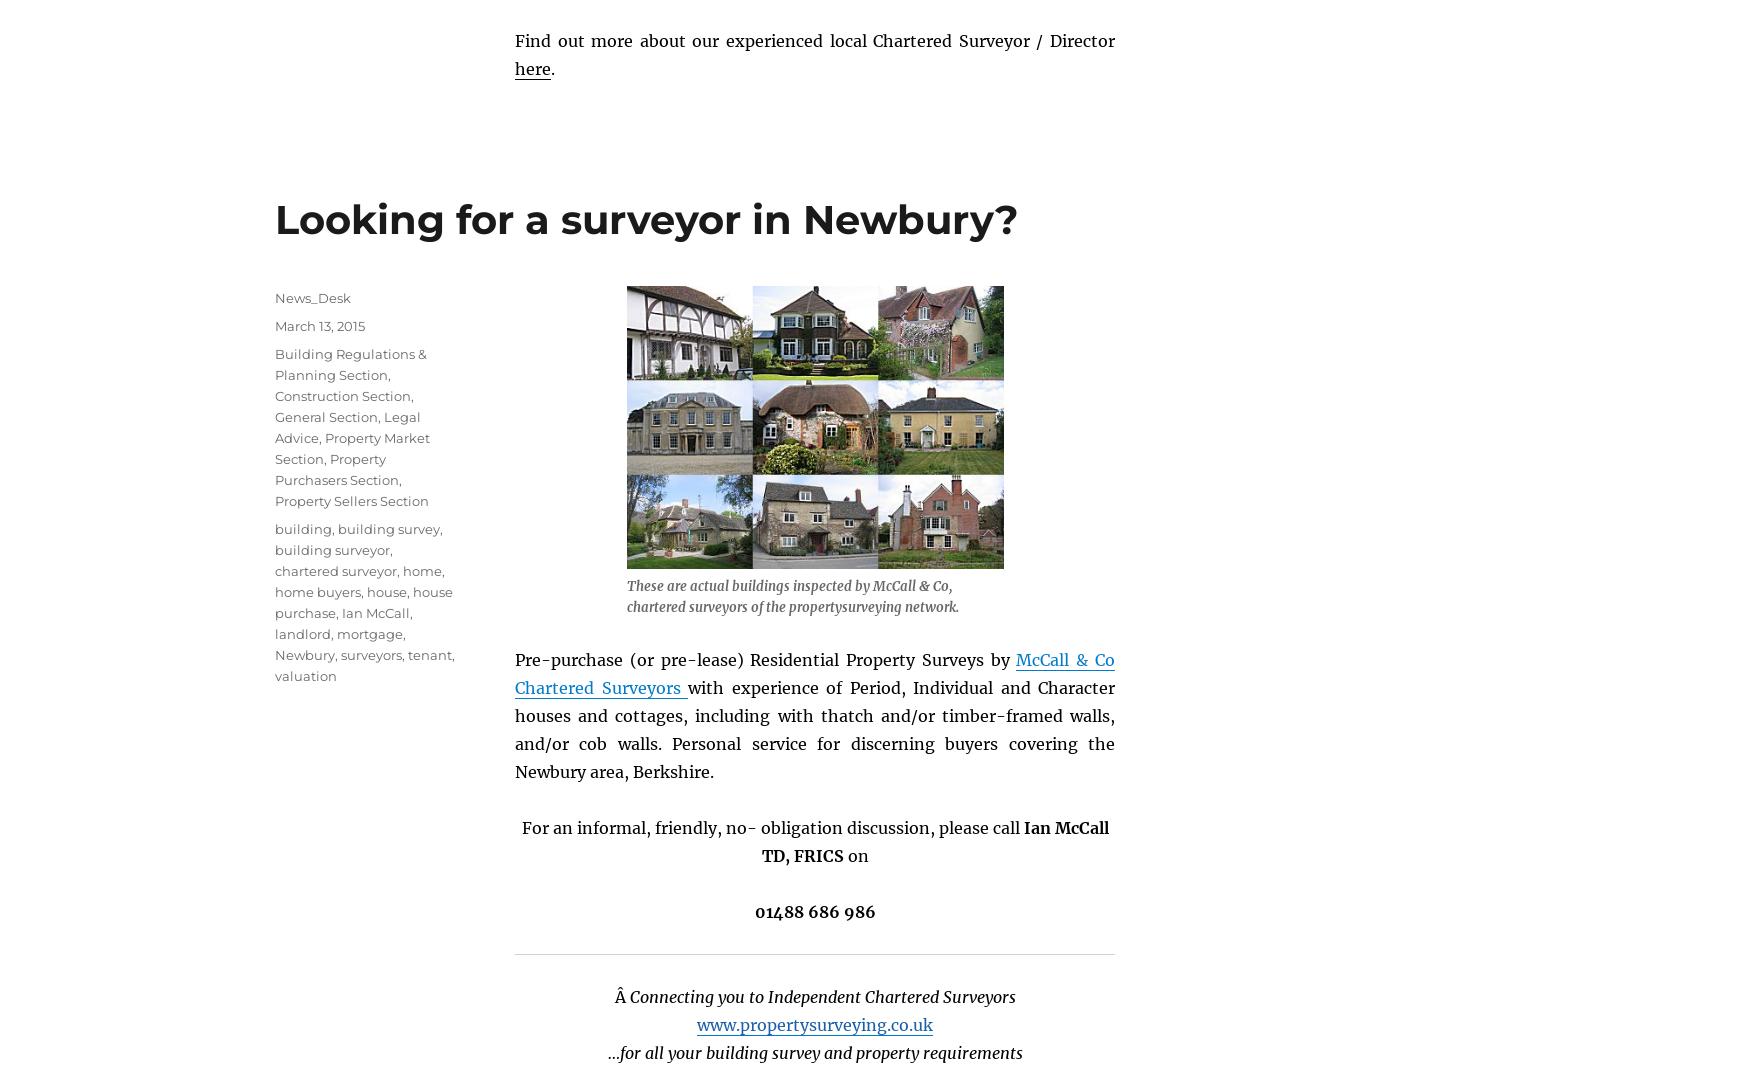 This screenshot has height=1071, width=1750. I want to click on 'mortgage', so click(369, 631).